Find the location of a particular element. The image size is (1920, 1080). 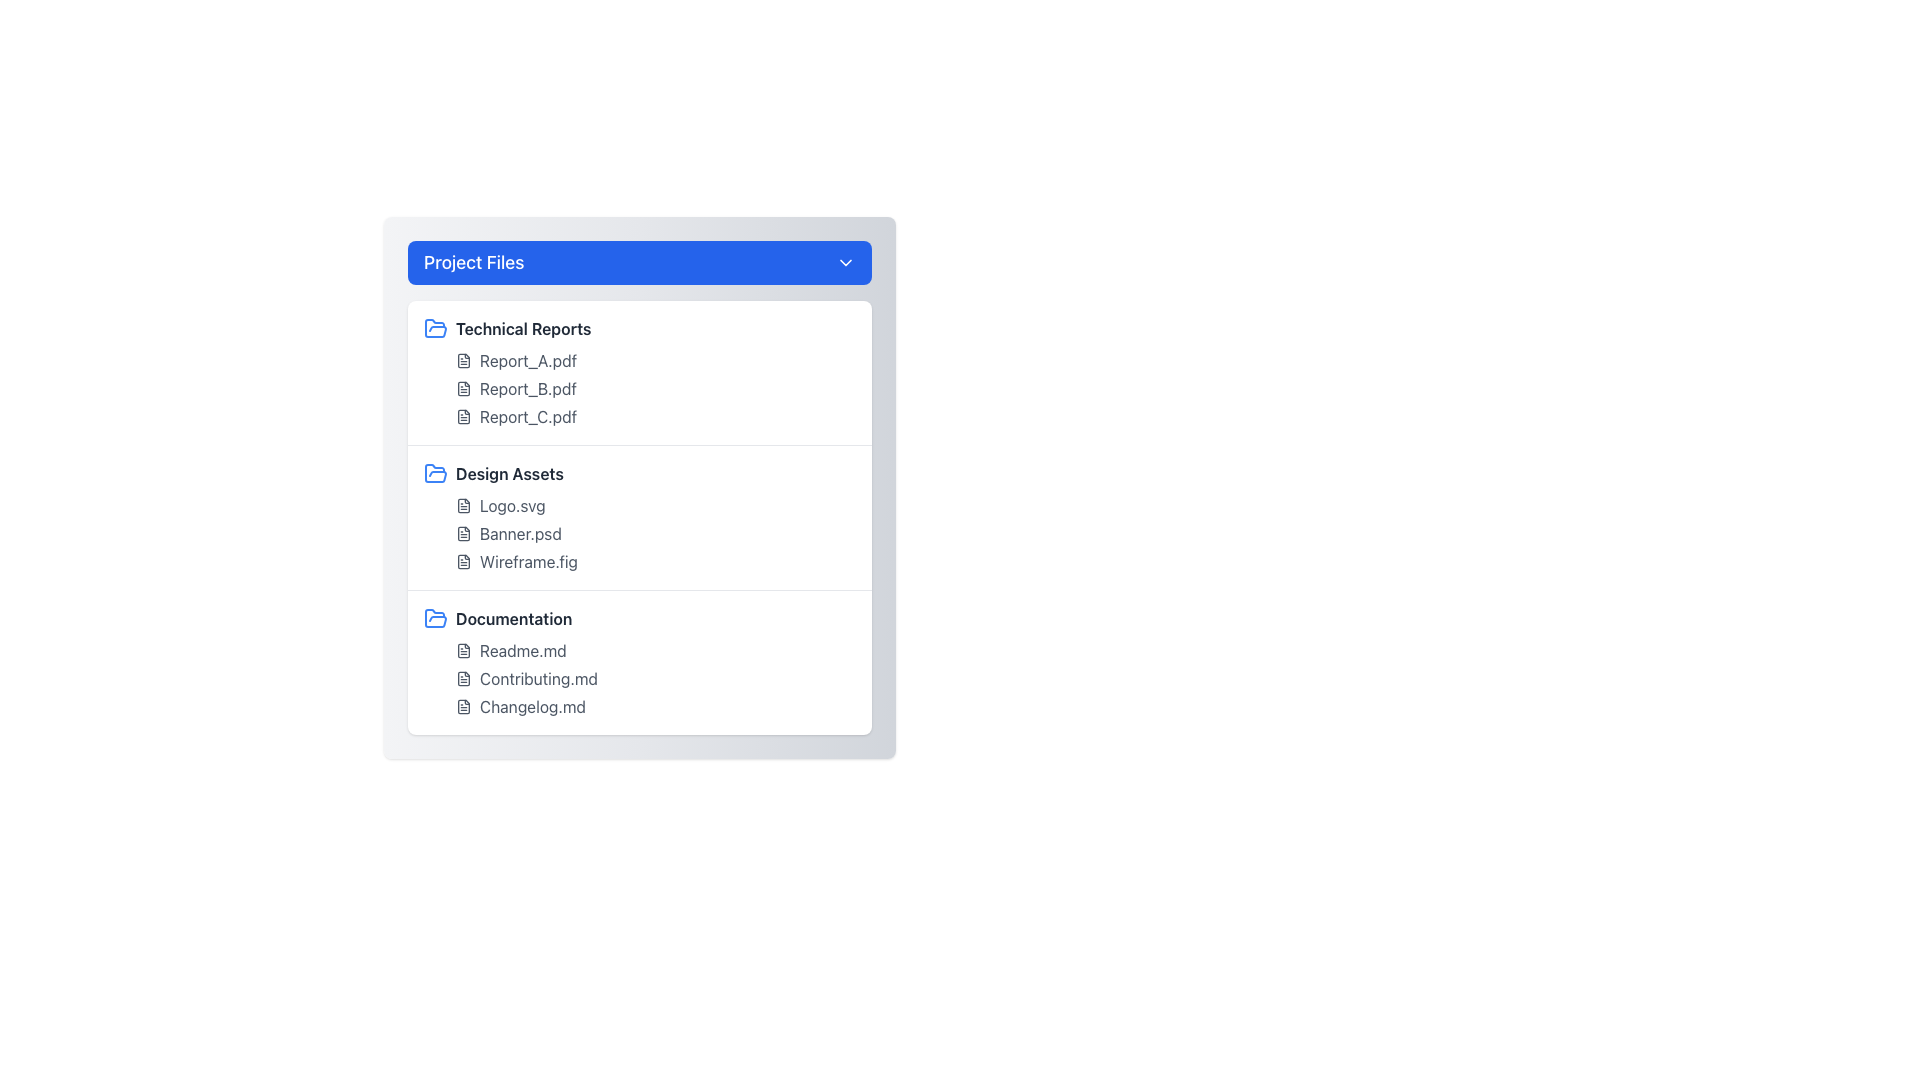

icon representing the file 'Changelog.md' located in the 'Documentation' subsection of the file list interface is located at coordinates (463, 705).